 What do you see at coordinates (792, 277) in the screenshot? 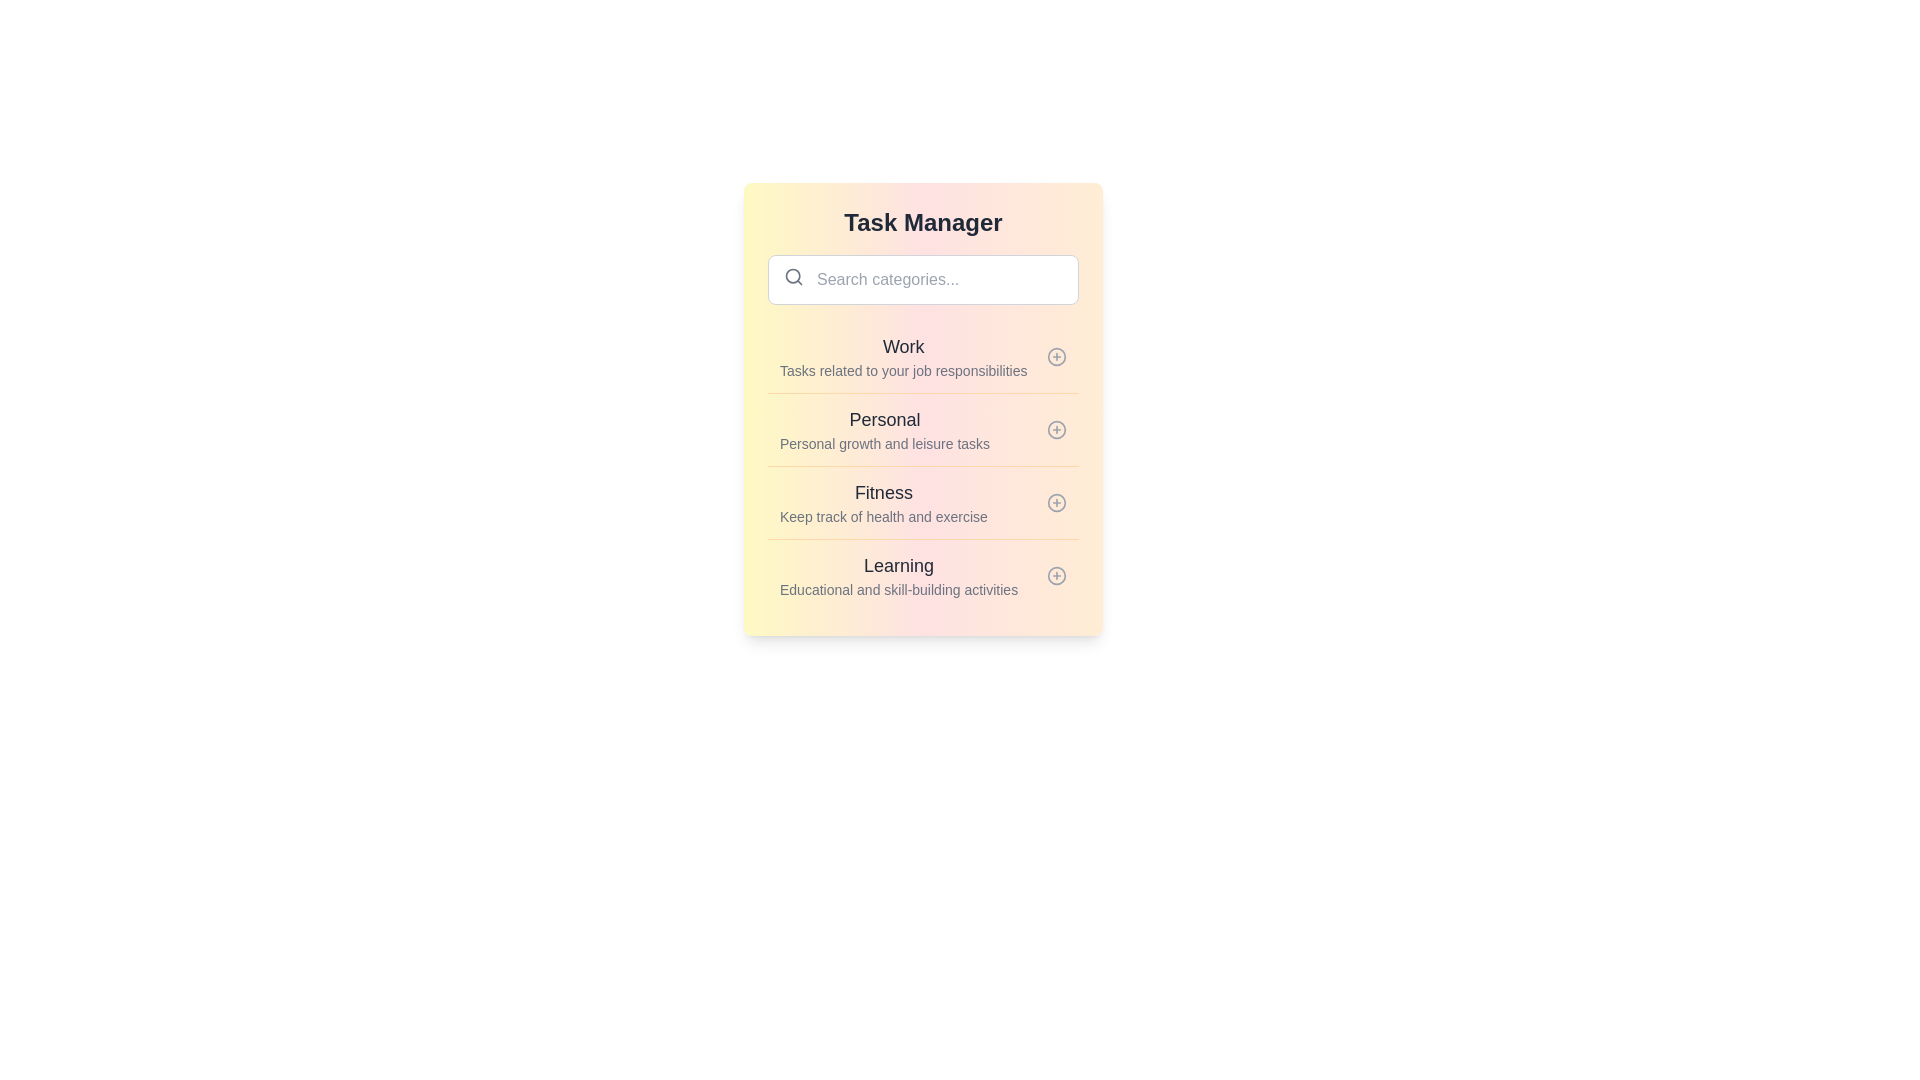
I see `the search icon, which is a magnifying glass shape with a circular outline and a diagonal handle, located to the left of the search input field` at bounding box center [792, 277].